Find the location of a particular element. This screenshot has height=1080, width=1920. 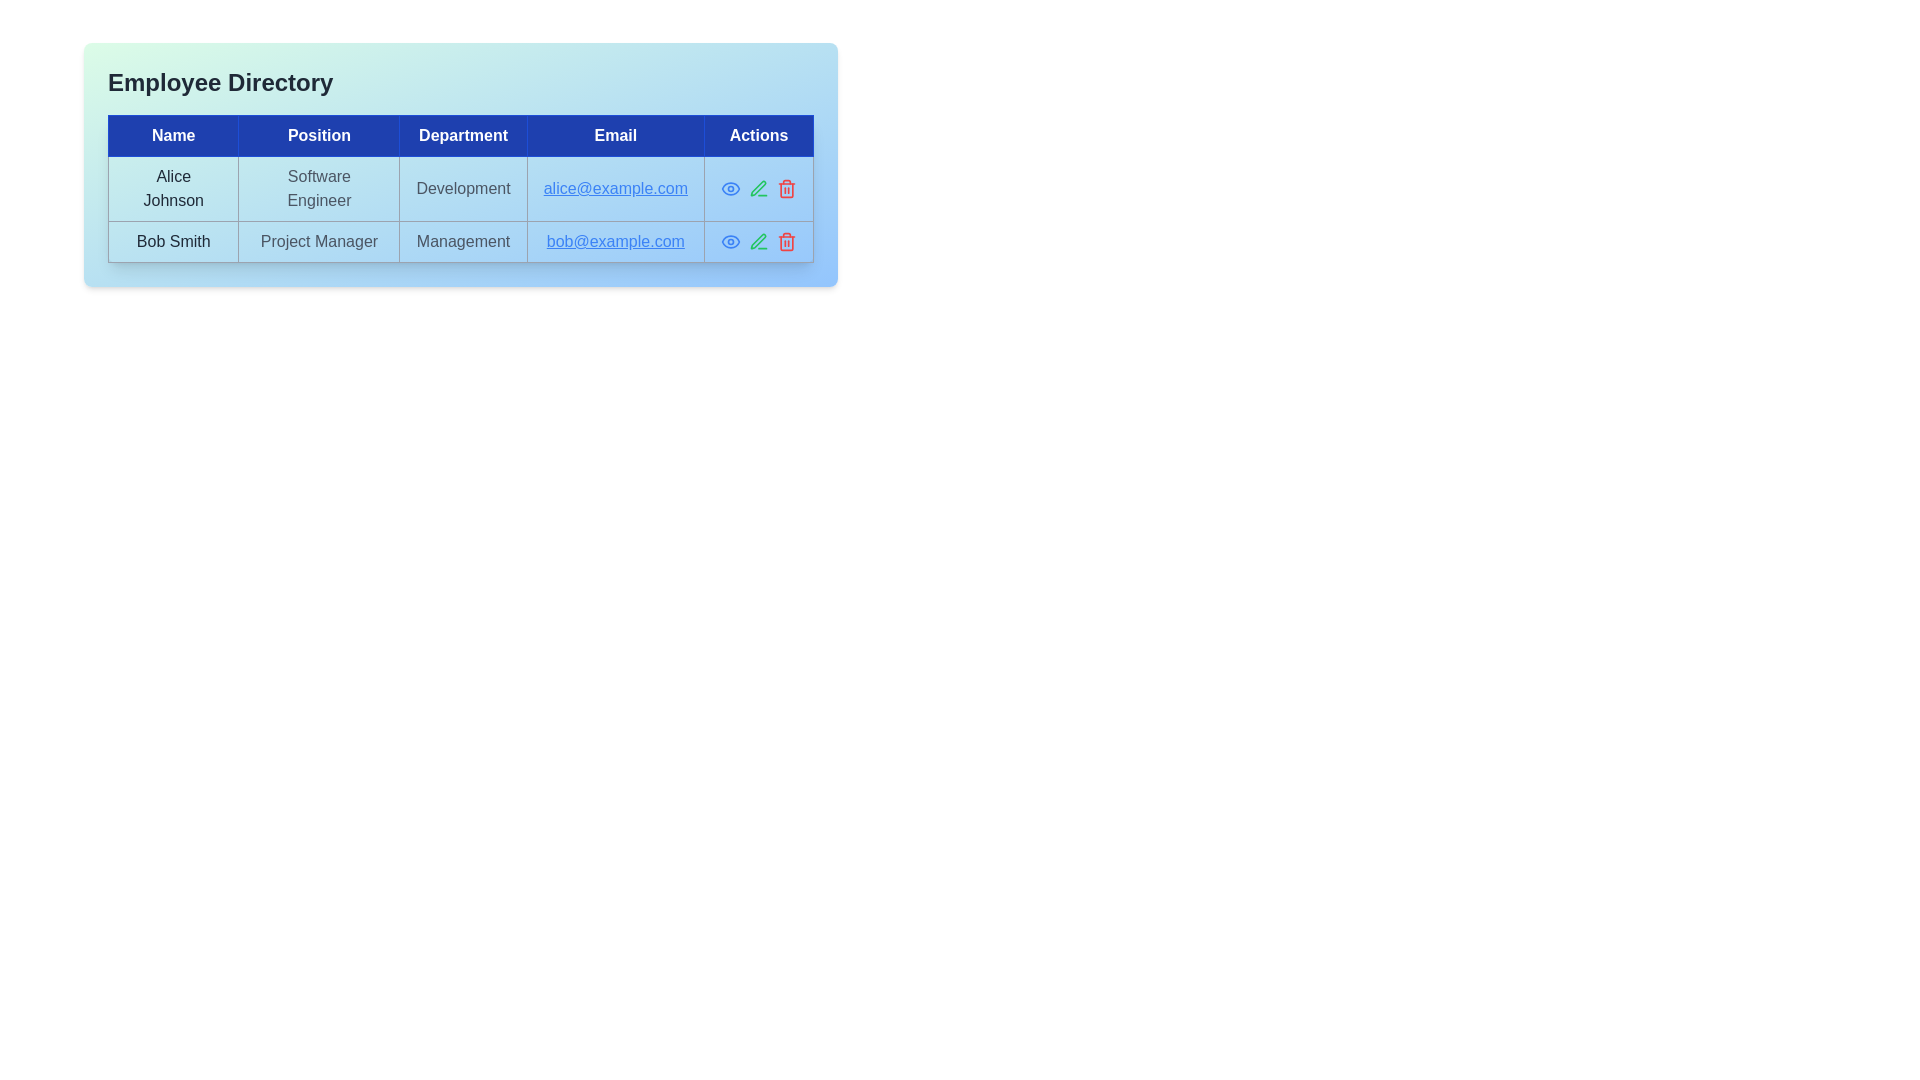

the static text element displaying 'Software Engineer' in the Employee Directory table, located in the second column of the first row for 'Alice Johnson' is located at coordinates (318, 189).